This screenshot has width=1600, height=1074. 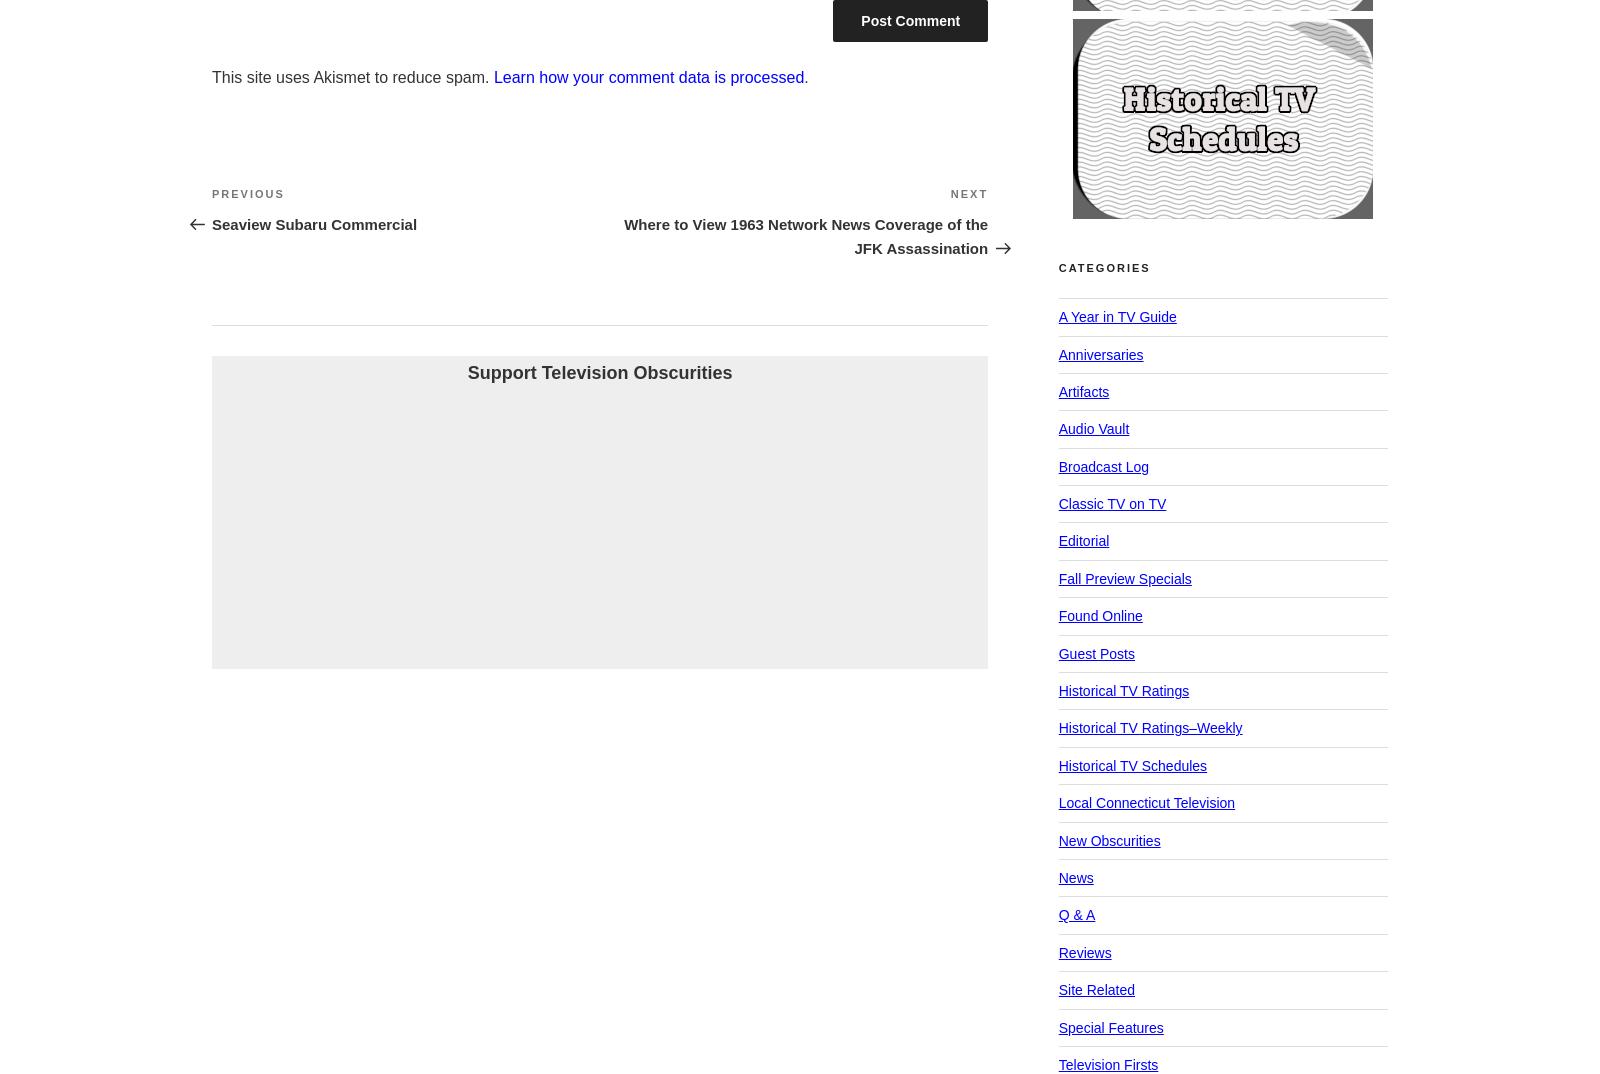 I want to click on 'Broadcast Log', so click(x=1058, y=465).